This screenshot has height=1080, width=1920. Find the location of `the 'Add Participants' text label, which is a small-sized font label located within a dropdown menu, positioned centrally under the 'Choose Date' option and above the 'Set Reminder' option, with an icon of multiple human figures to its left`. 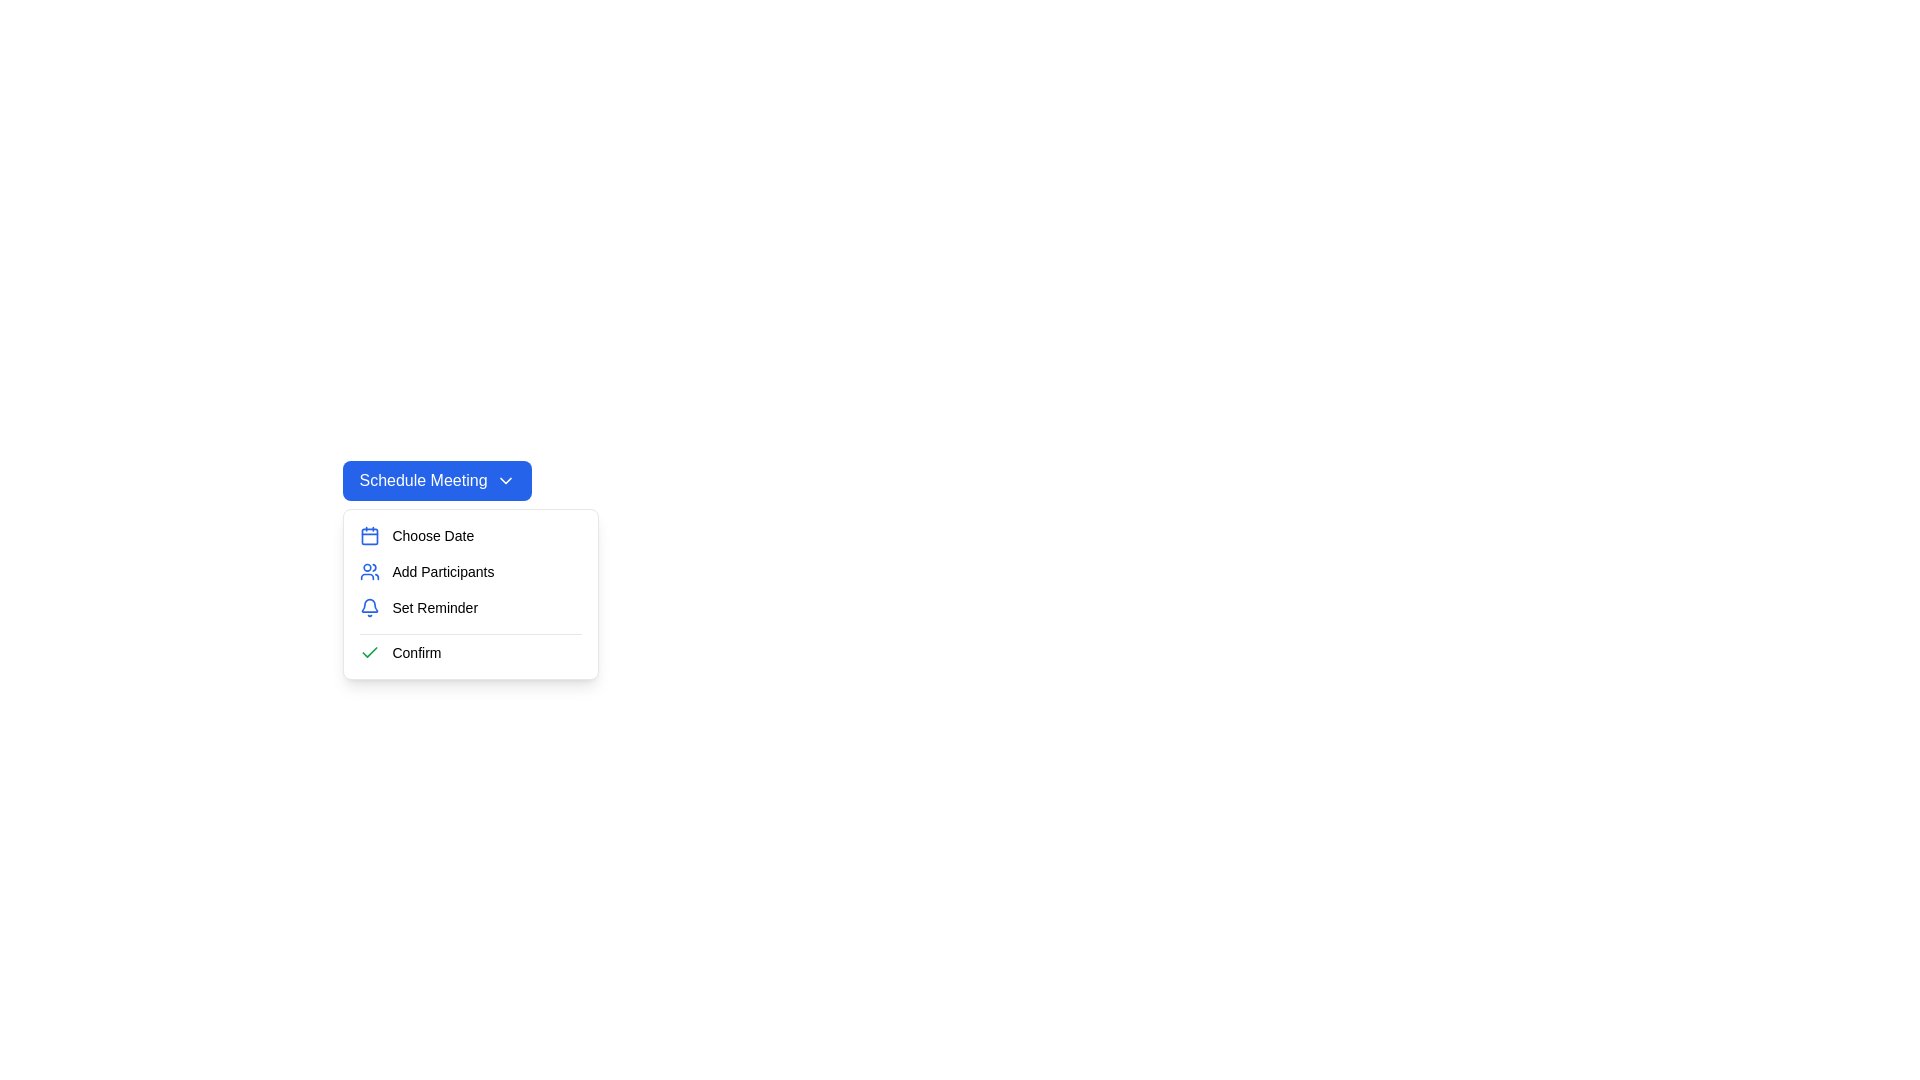

the 'Add Participants' text label, which is a small-sized font label located within a dropdown menu, positioned centrally under the 'Choose Date' option and above the 'Set Reminder' option, with an icon of multiple human figures to its left is located at coordinates (442, 571).